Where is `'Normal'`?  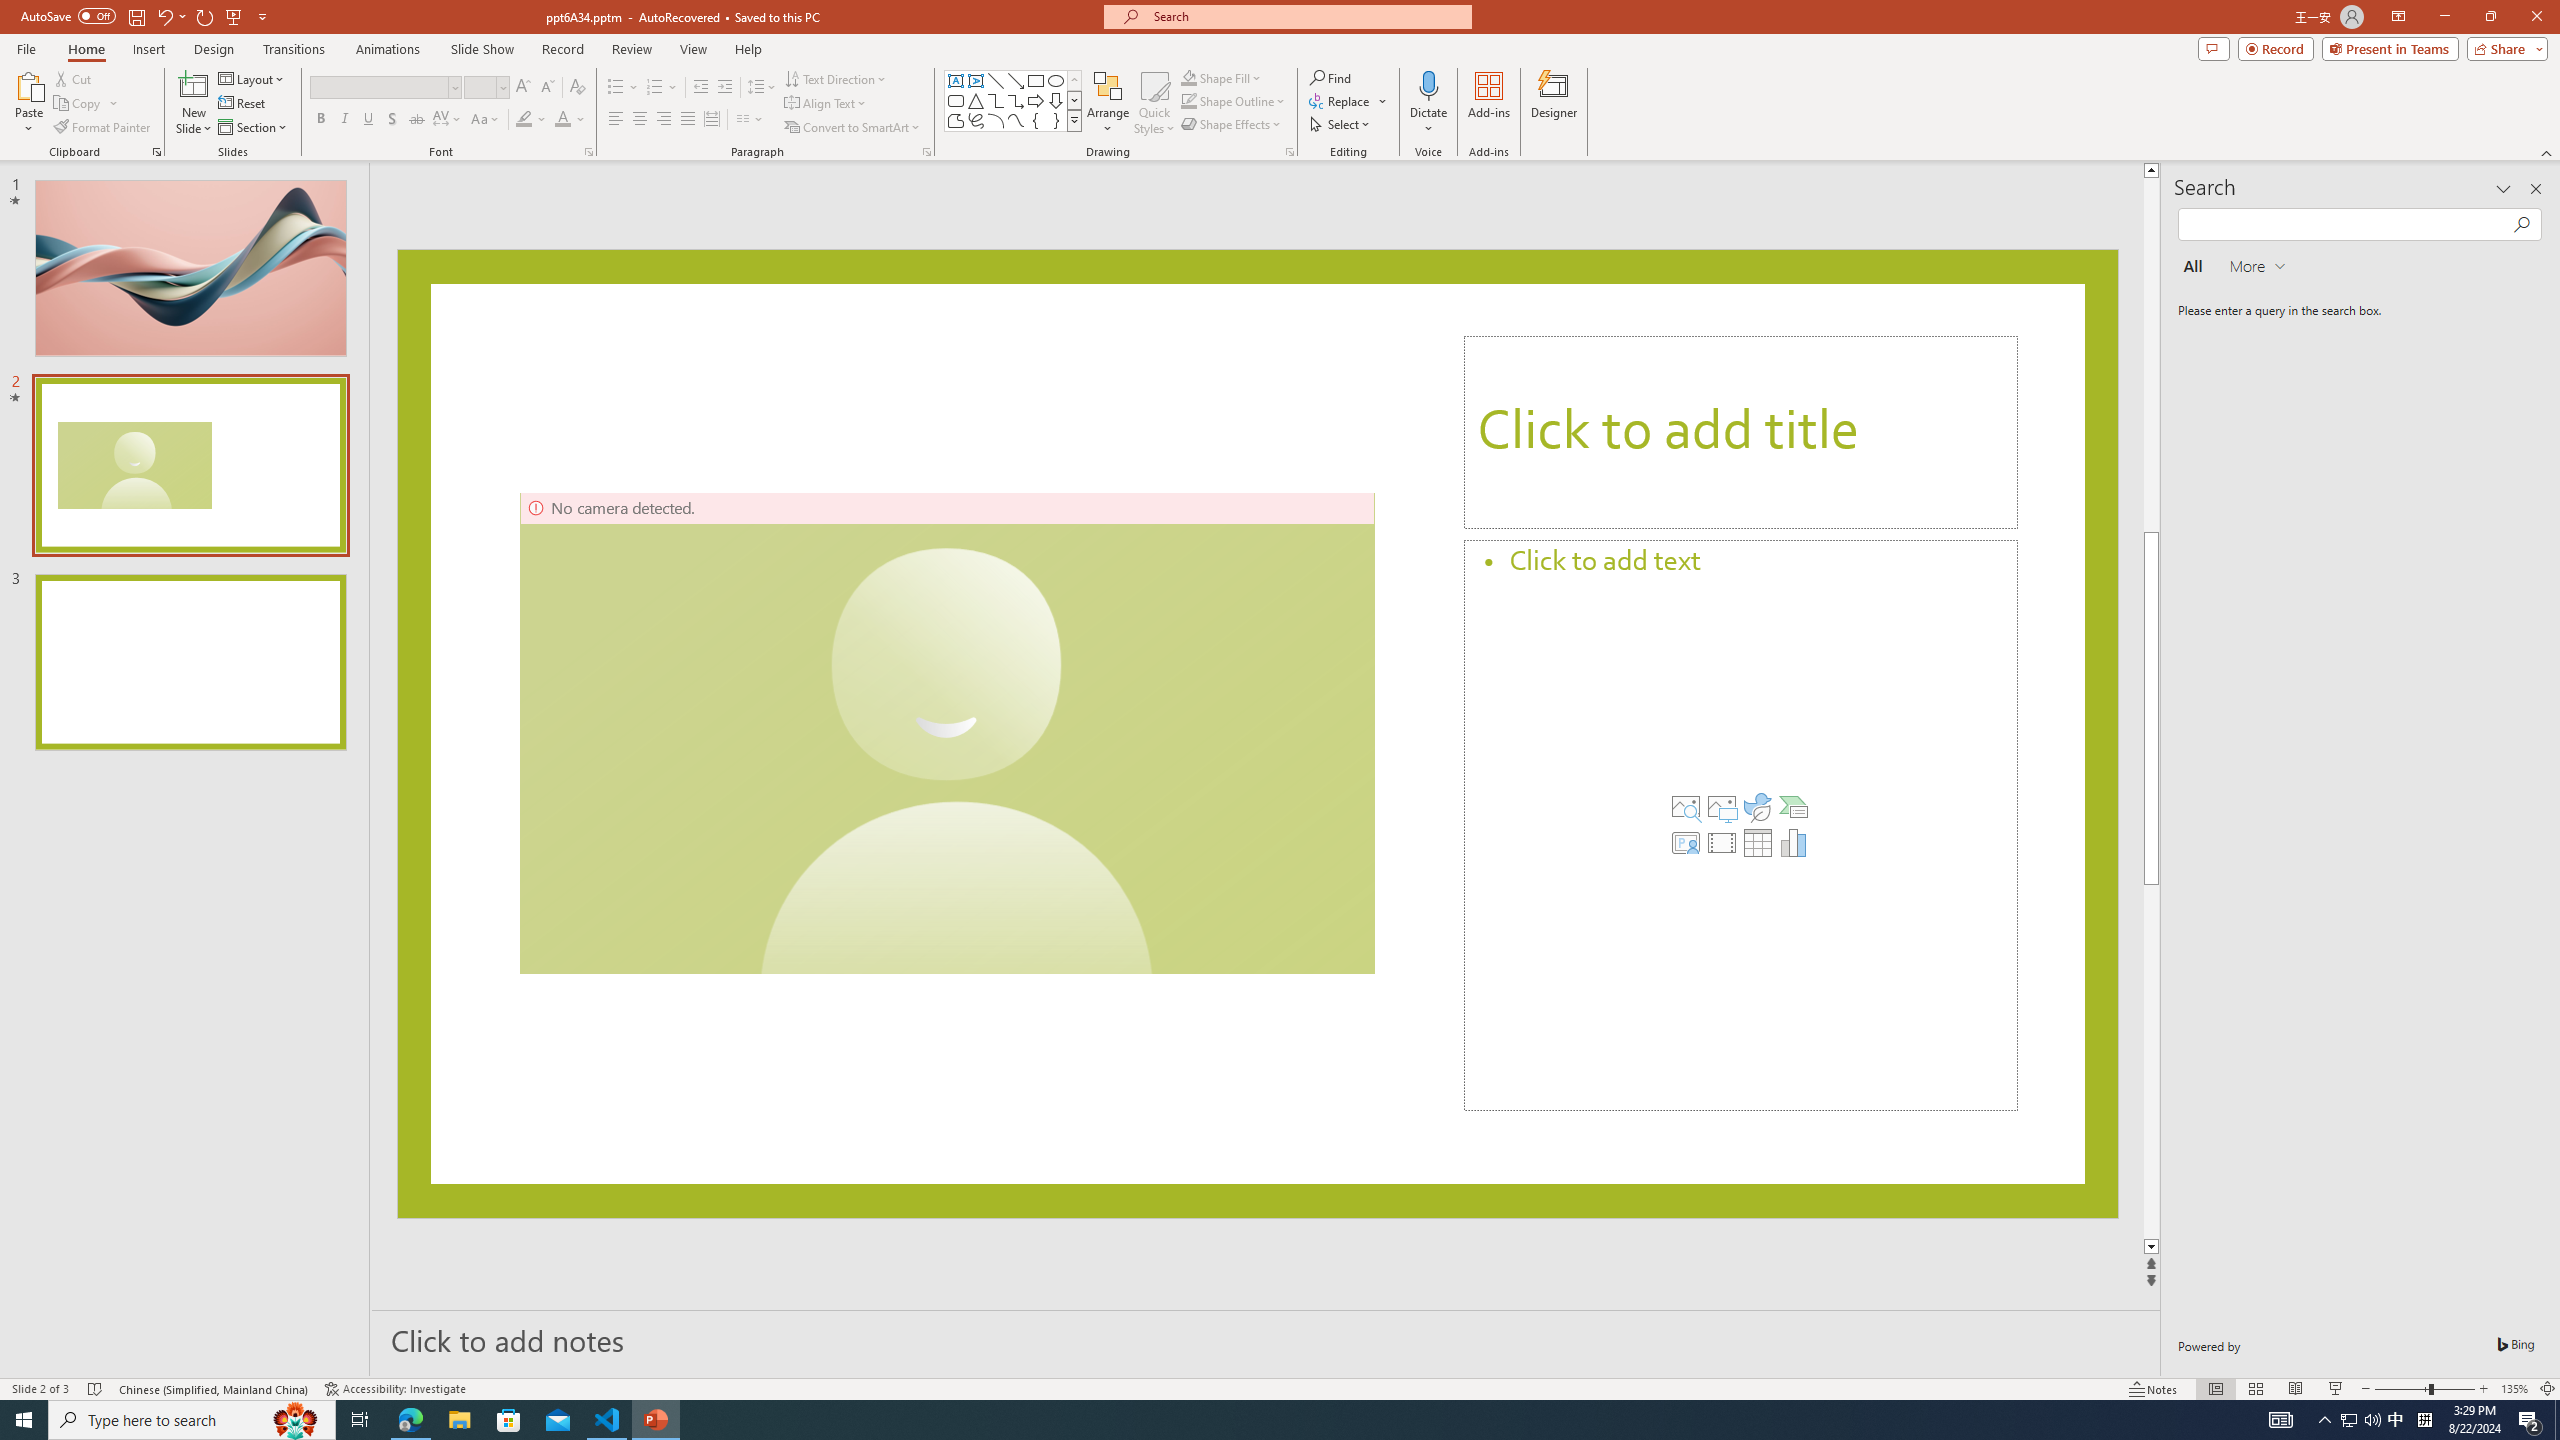 'Normal' is located at coordinates (2214, 1389).